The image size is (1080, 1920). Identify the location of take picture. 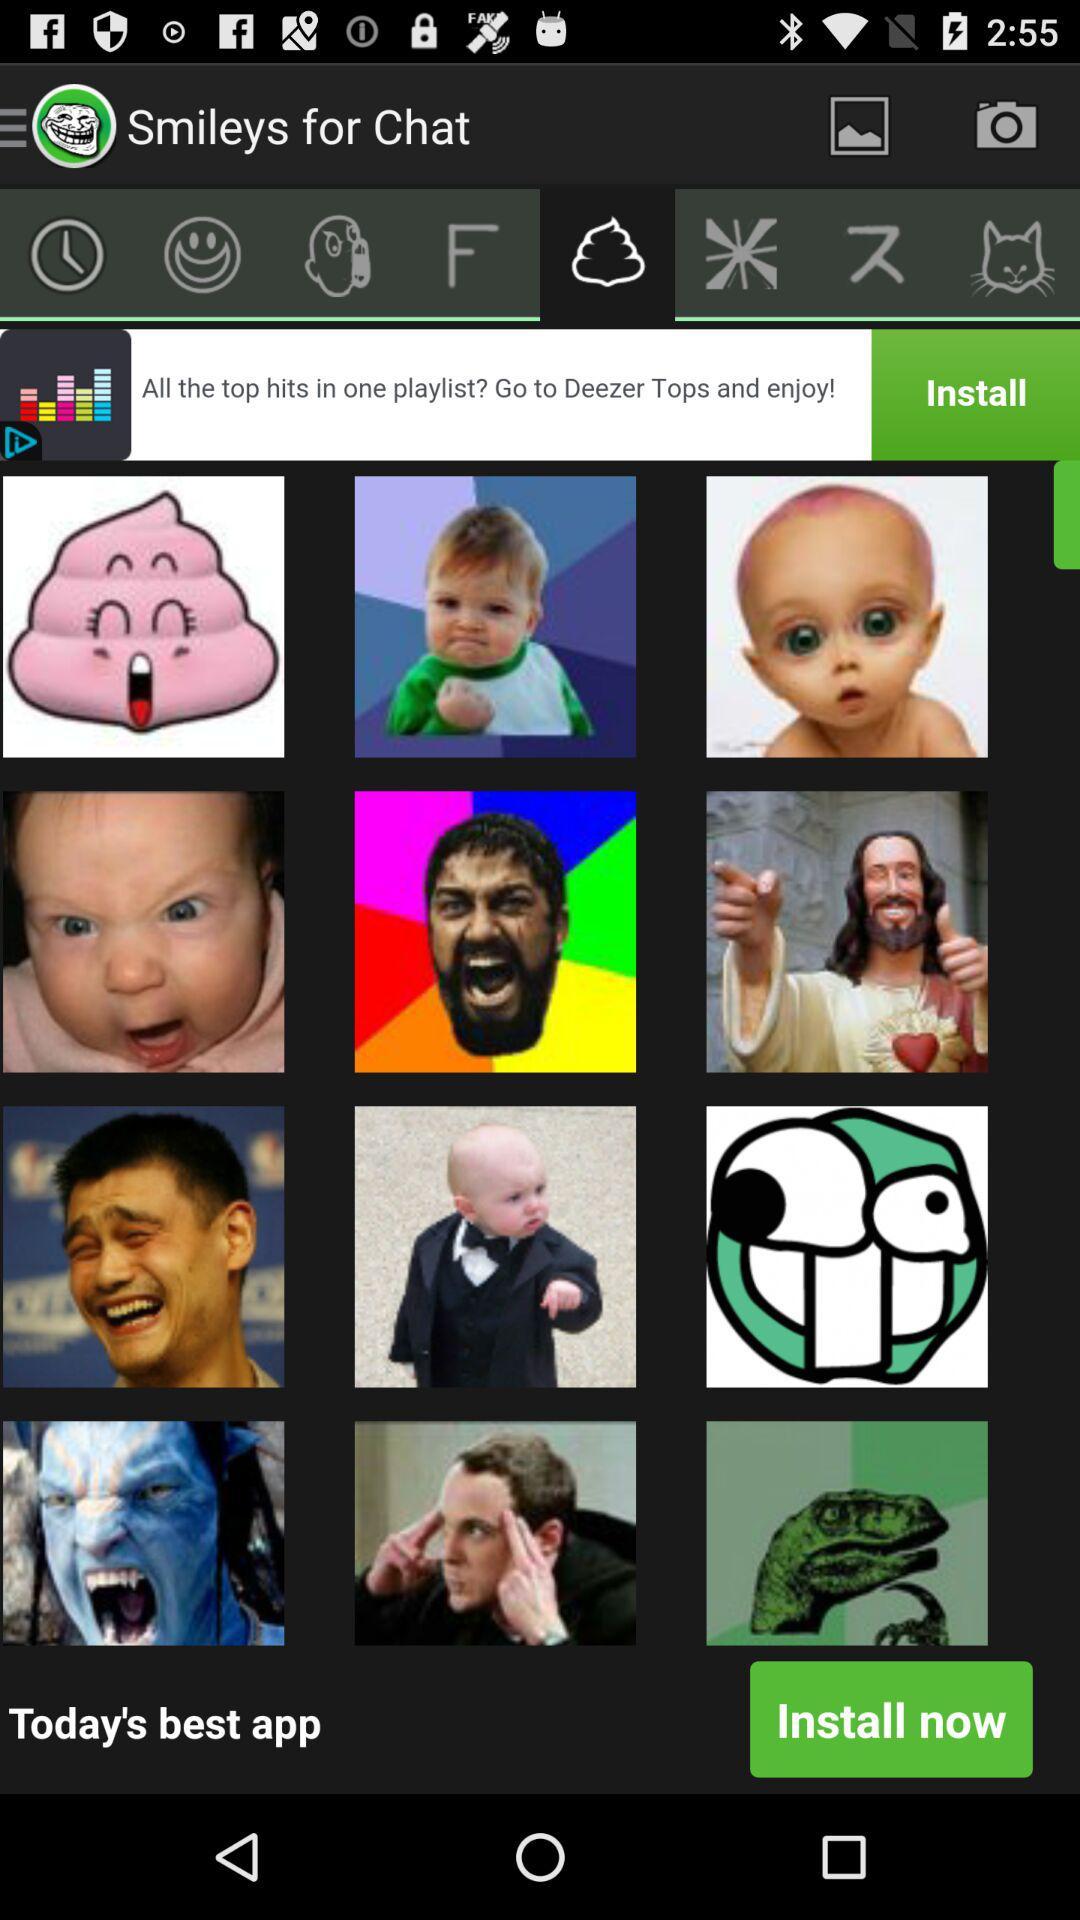
(1006, 124).